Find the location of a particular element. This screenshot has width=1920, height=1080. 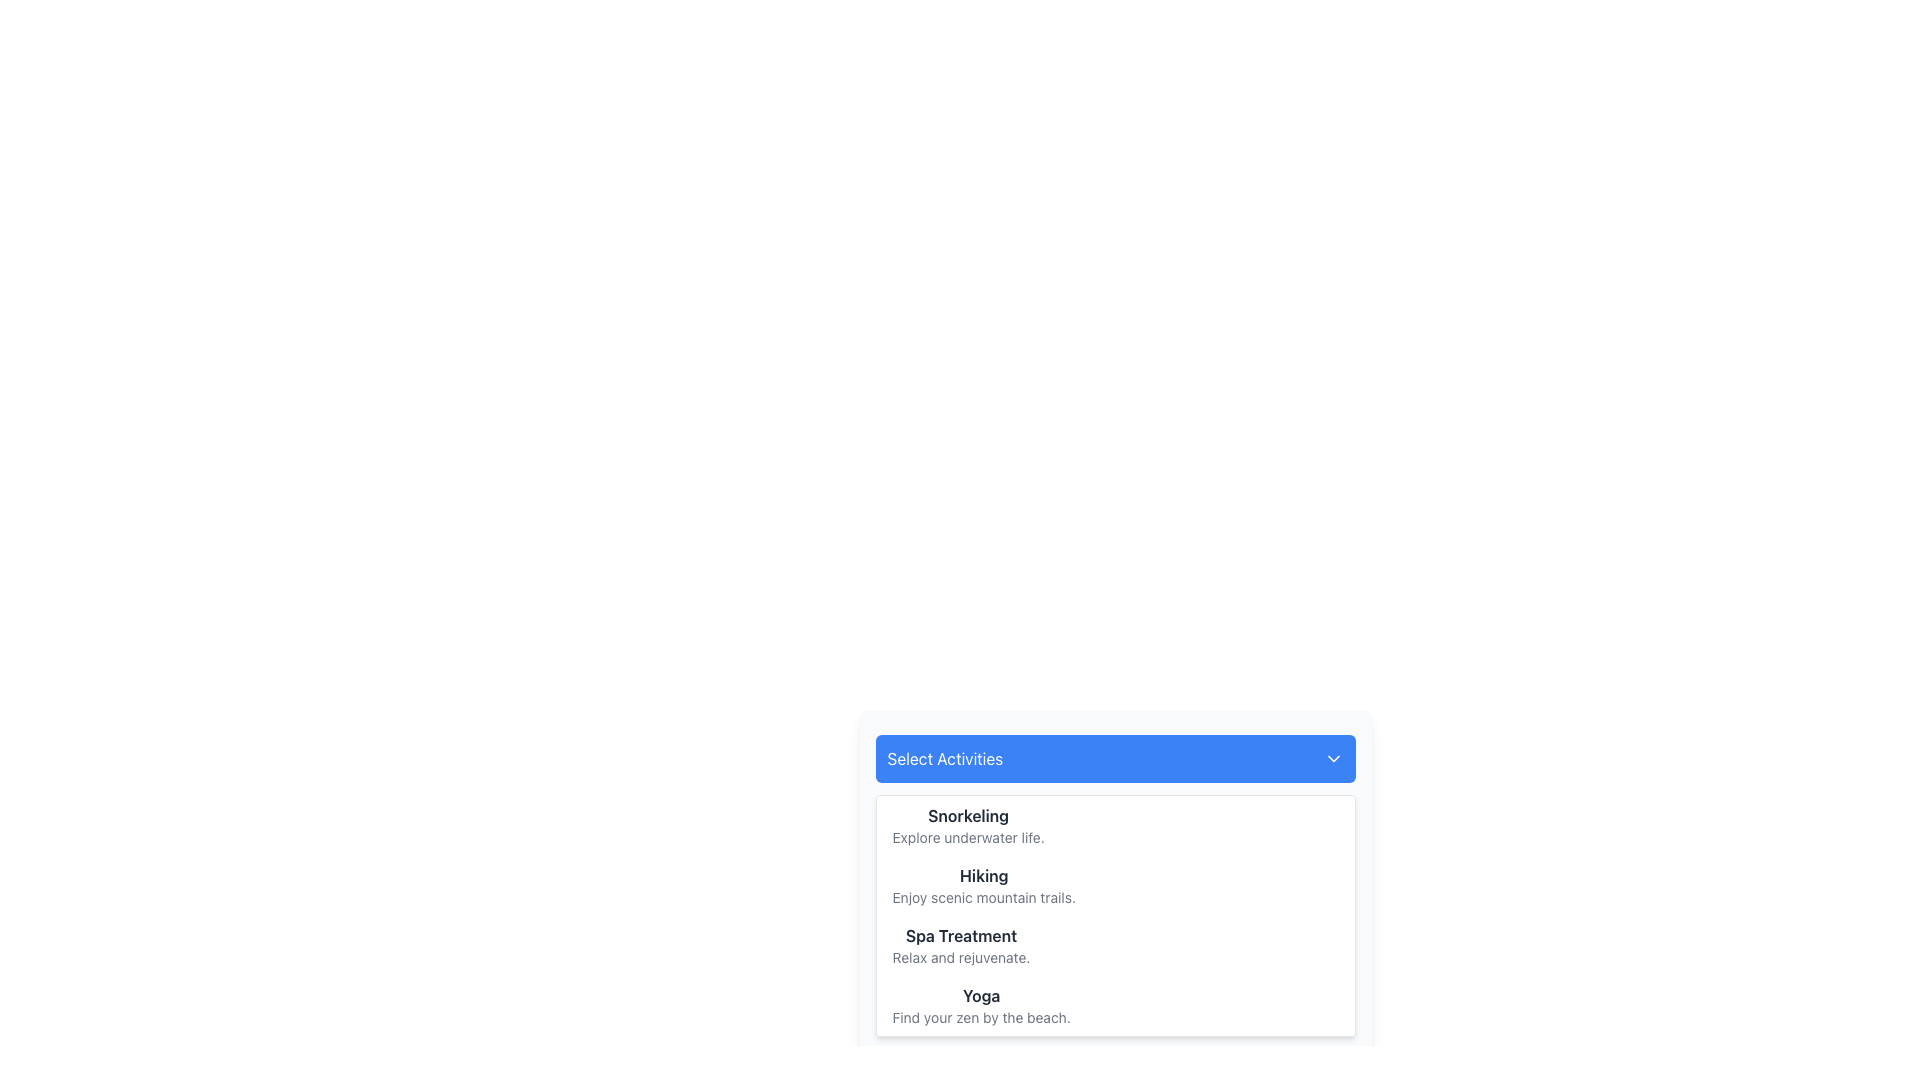

text element that displays 'Snorkeling' in bold, located under the blue header 'Select Activities' is located at coordinates (968, 816).